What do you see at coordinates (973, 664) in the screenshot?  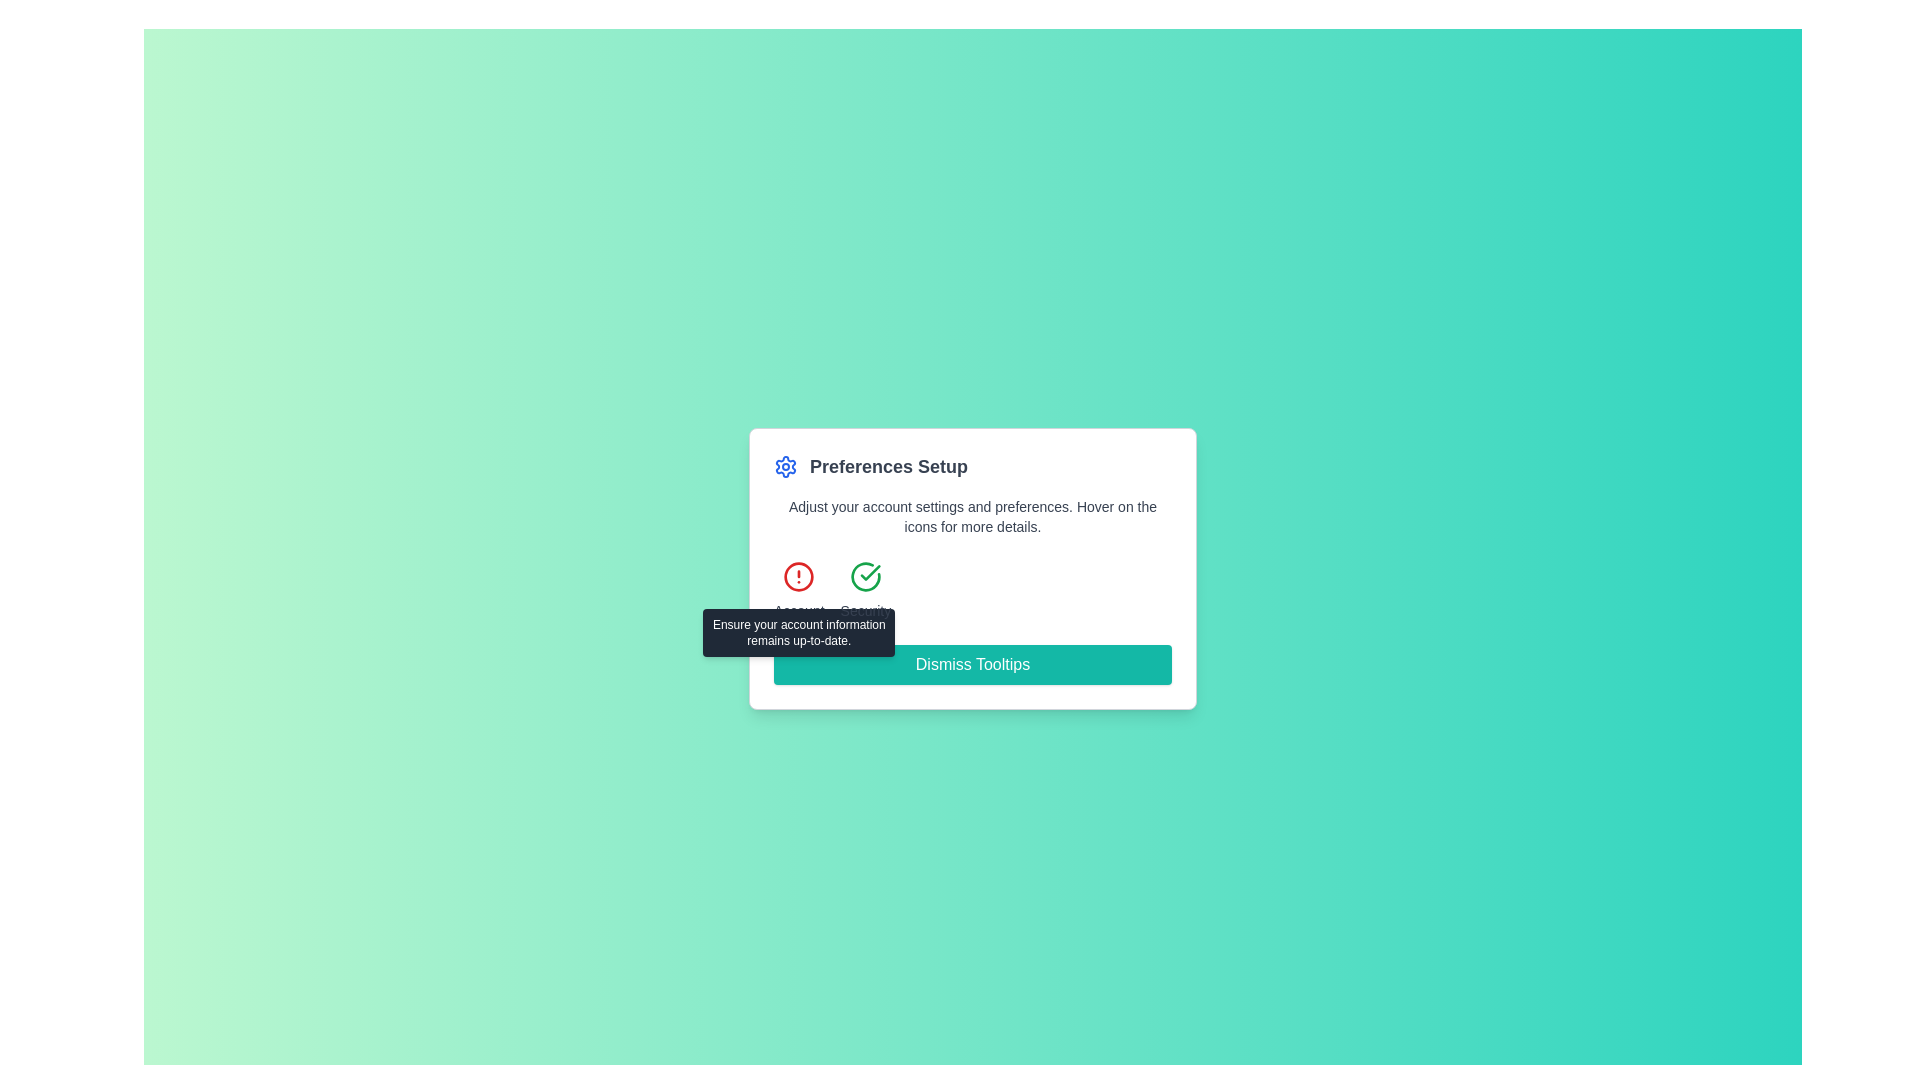 I see `the rectangular button with a teal background and white text that says 'Dismiss Tooltips' located at the bottom of the 'Preferences Setup' dialog box` at bounding box center [973, 664].